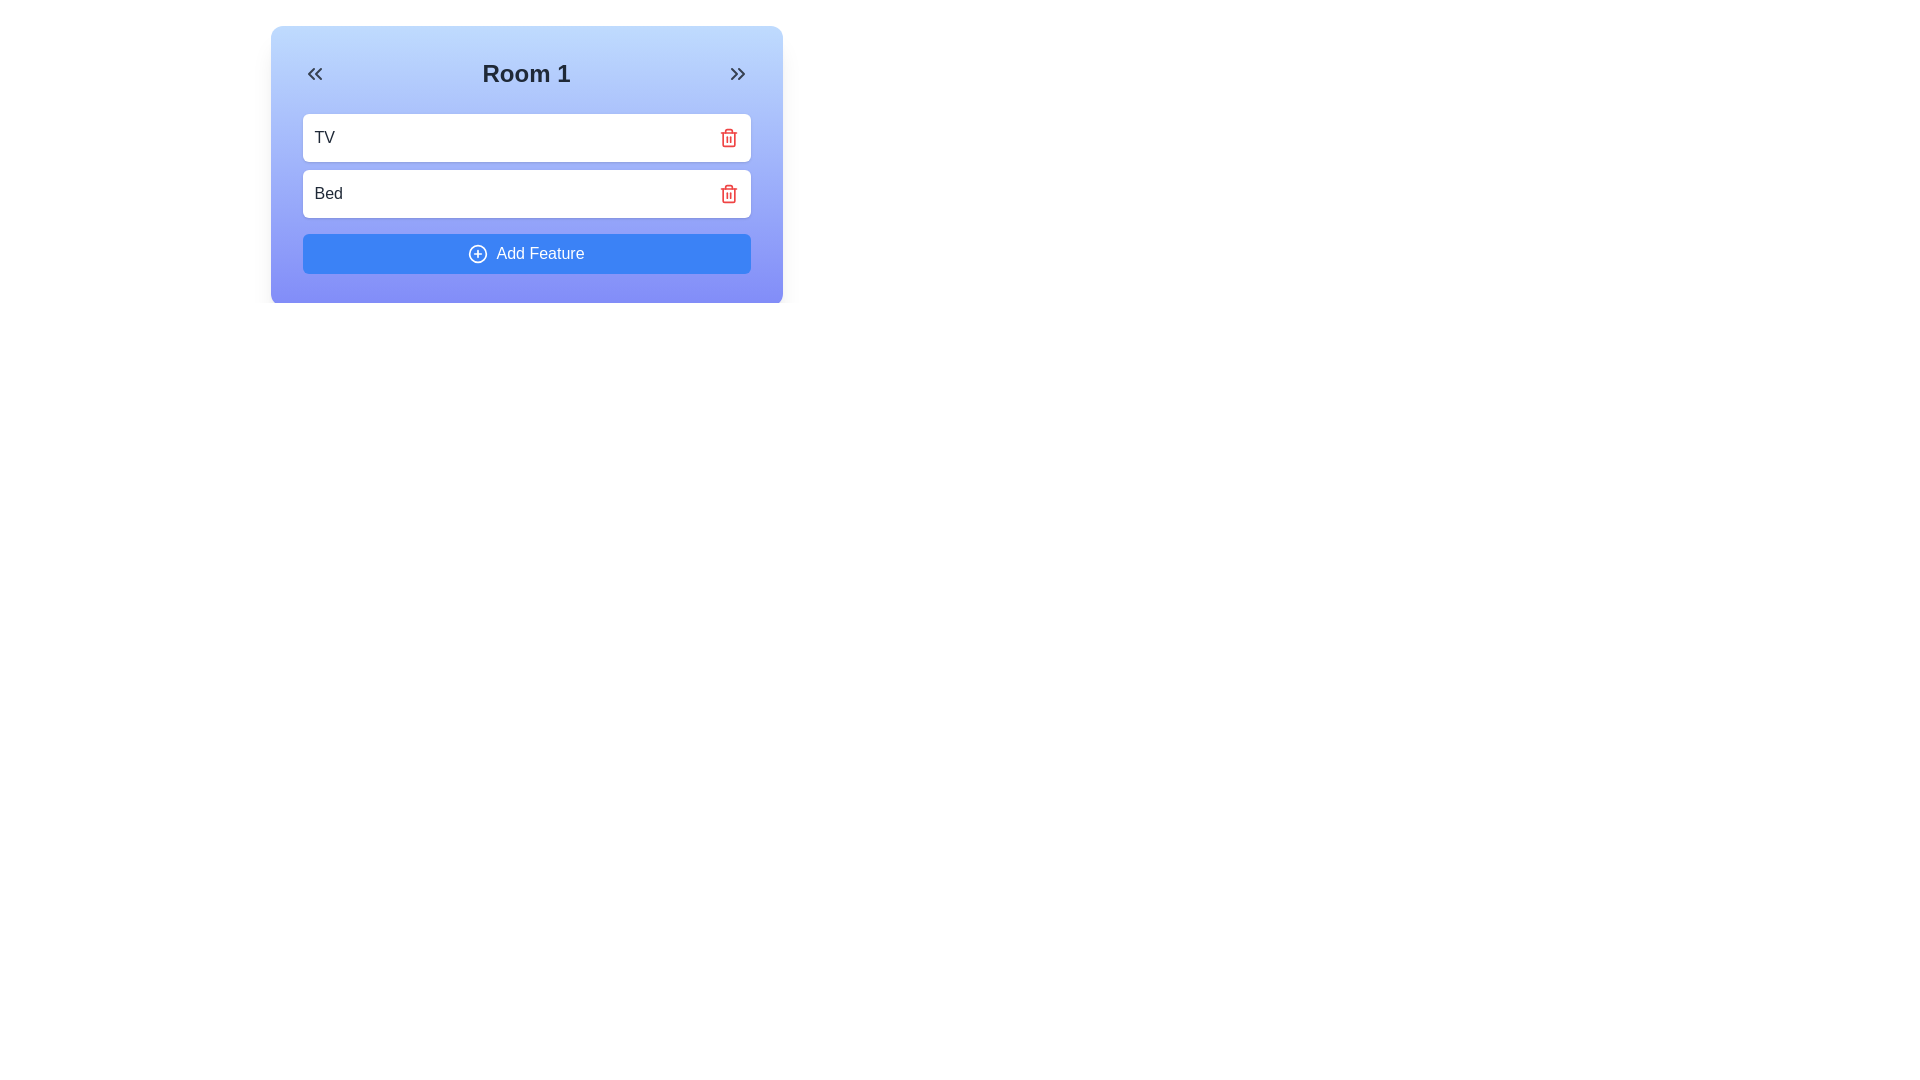 The width and height of the screenshot is (1920, 1080). What do you see at coordinates (733, 72) in the screenshot?
I see `the left chevron icon in the top-right corner of the interface` at bounding box center [733, 72].